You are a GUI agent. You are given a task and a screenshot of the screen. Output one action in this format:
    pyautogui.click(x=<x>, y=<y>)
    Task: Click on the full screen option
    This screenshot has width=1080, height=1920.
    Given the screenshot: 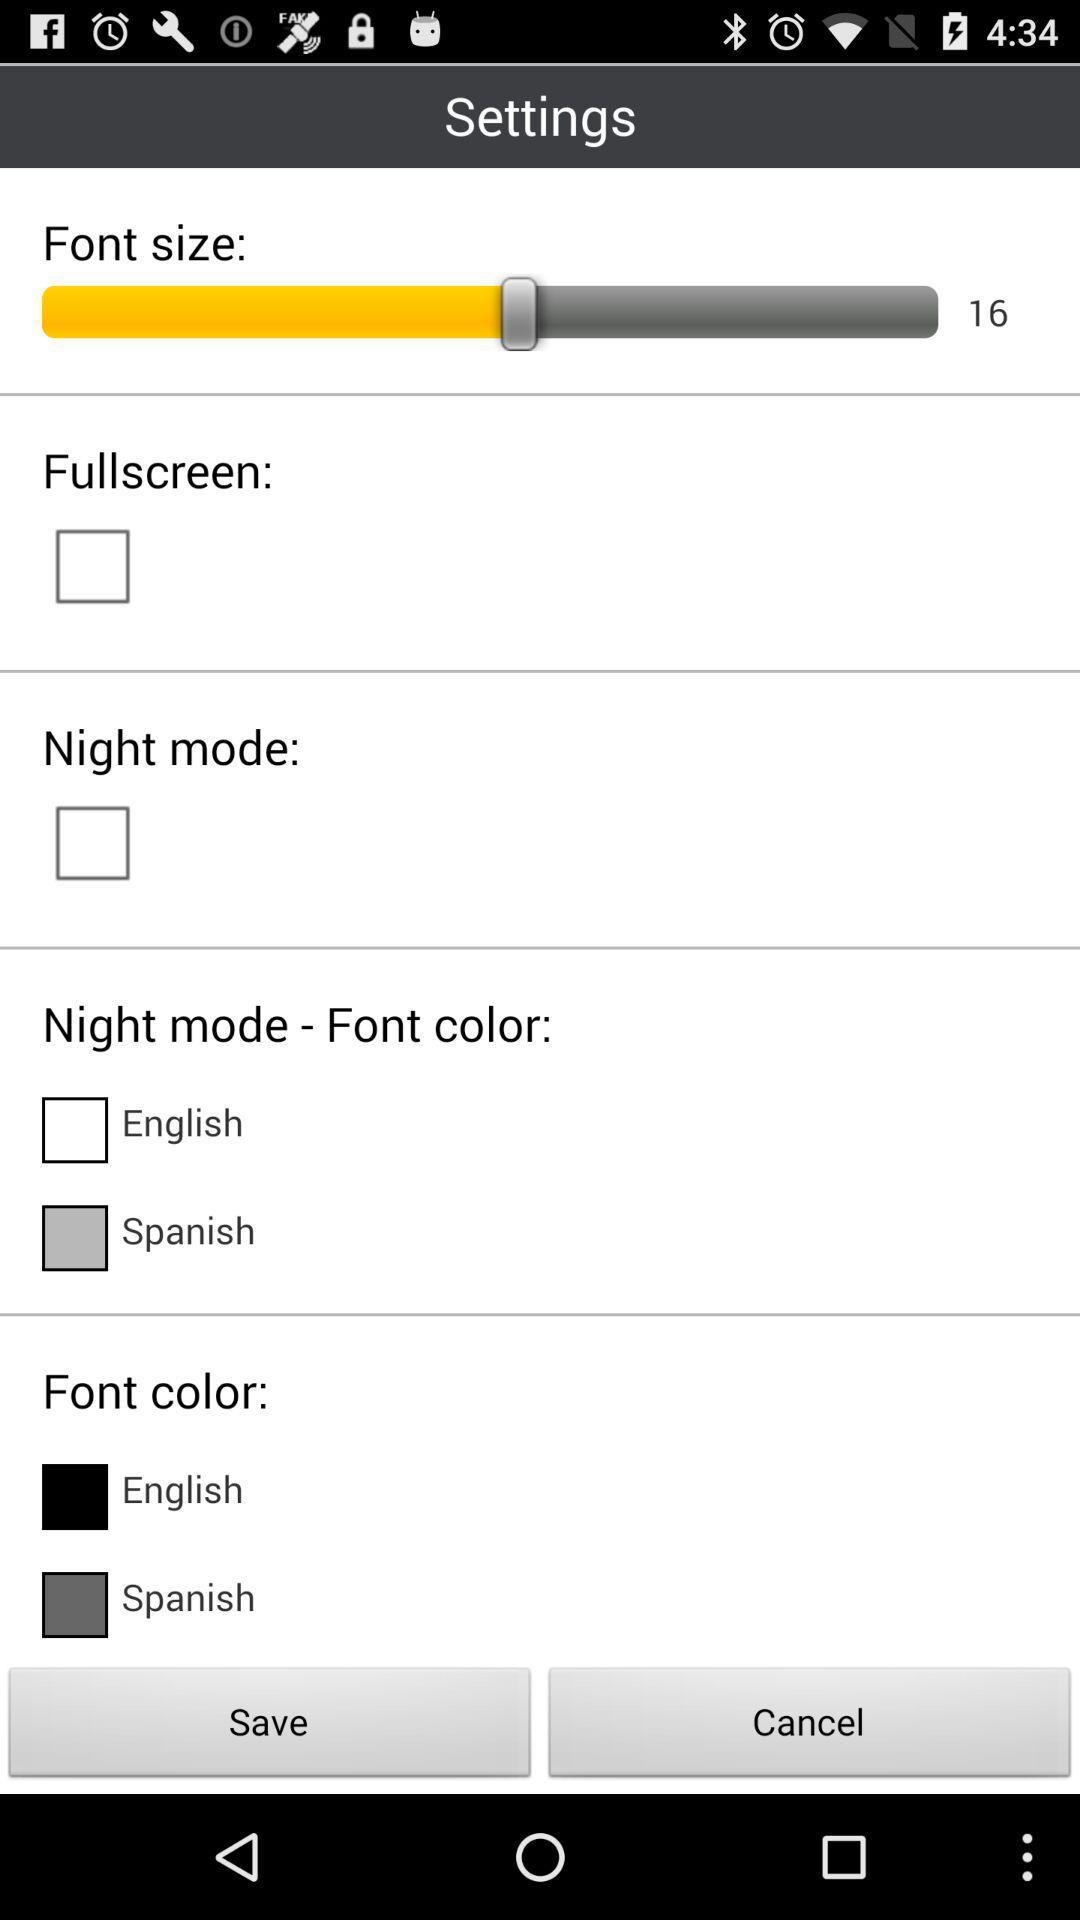 What is the action you would take?
    pyautogui.click(x=112, y=563)
    